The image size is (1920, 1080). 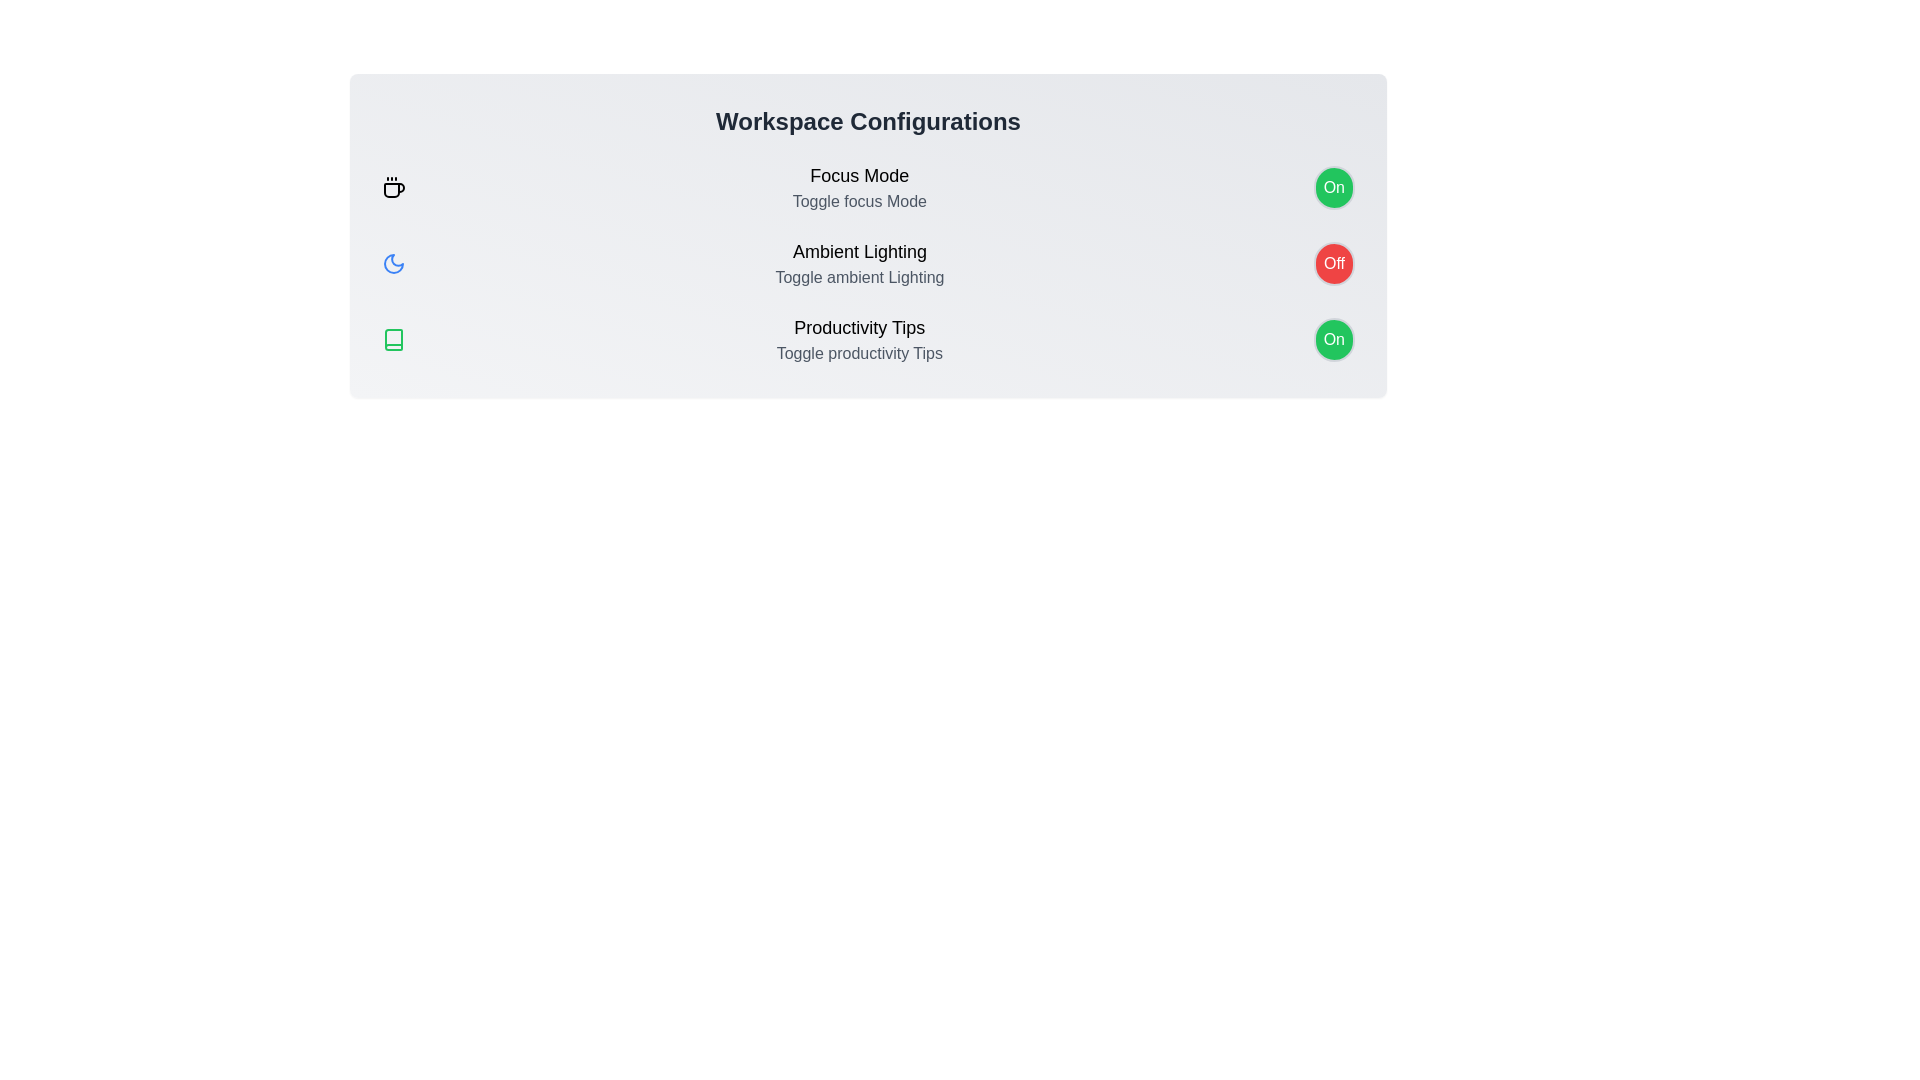 I want to click on the text of Workspace Configurations, so click(x=868, y=122).